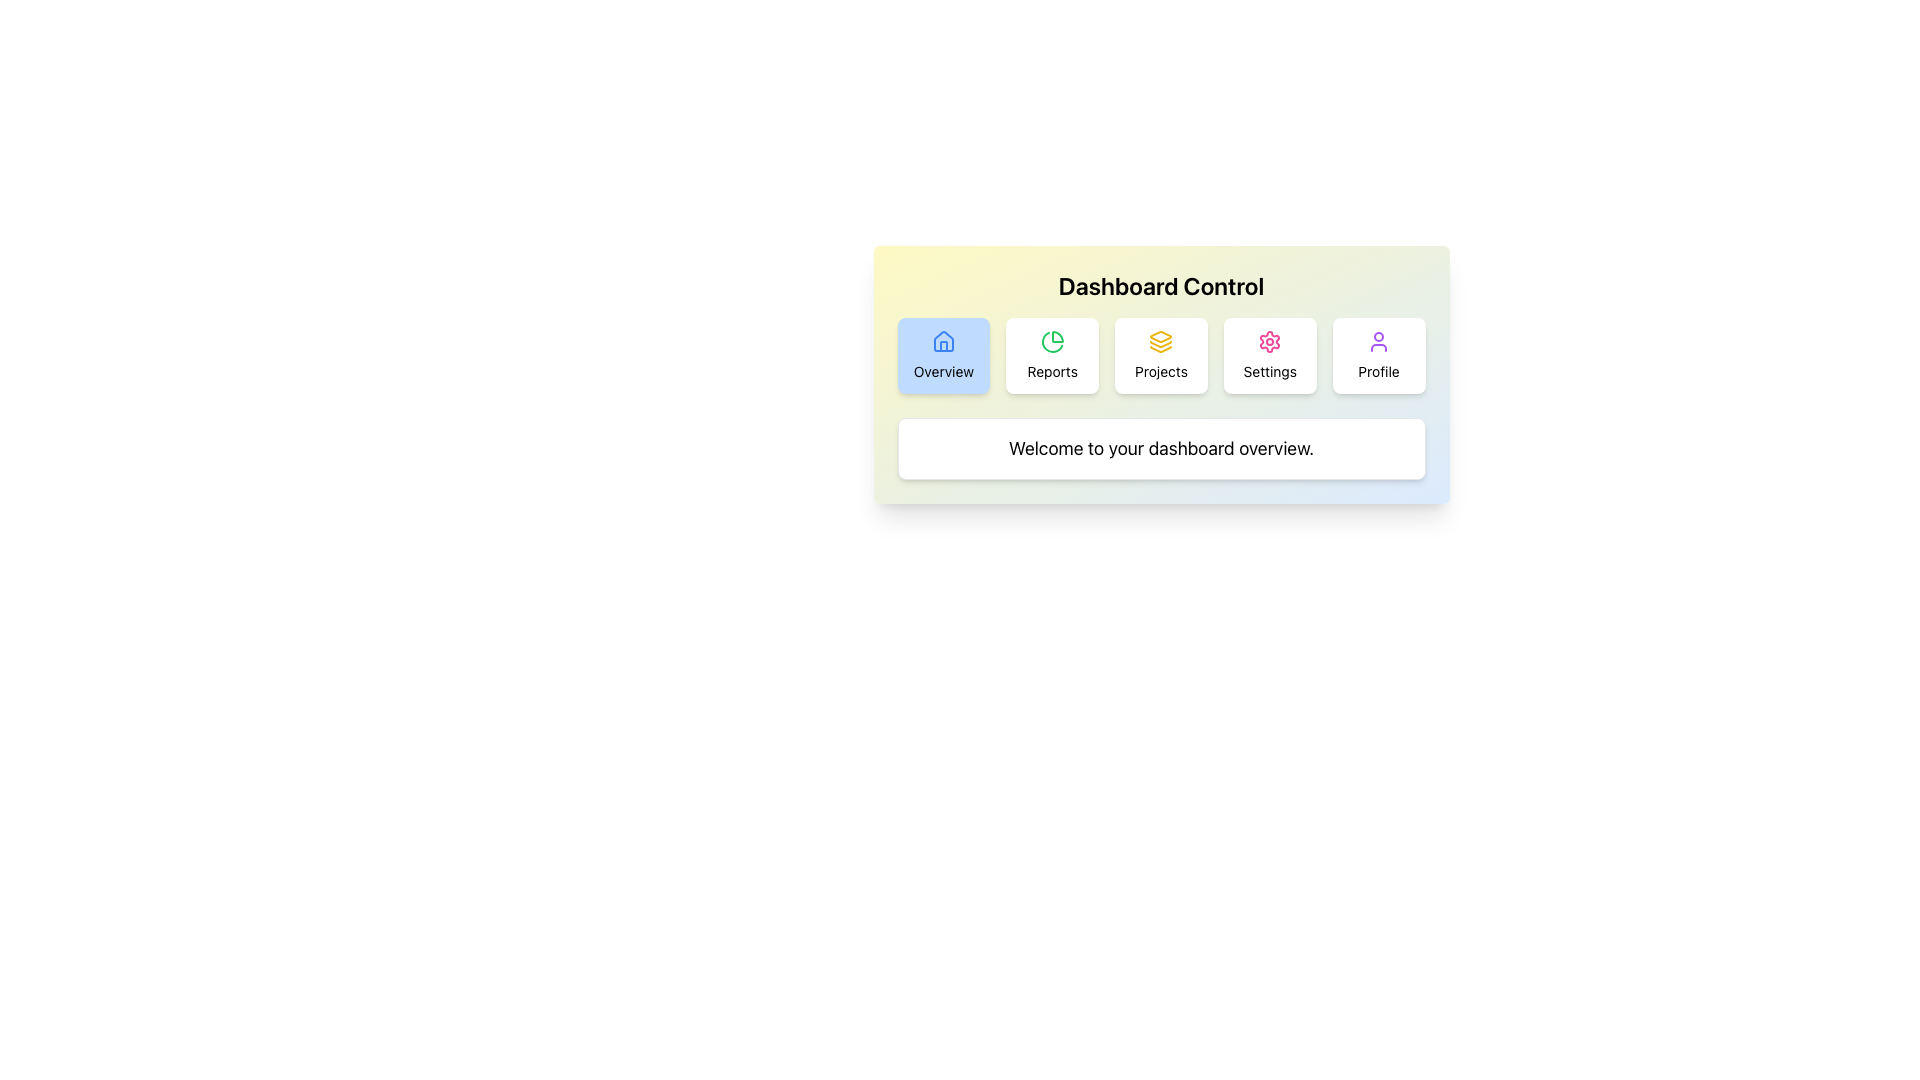 This screenshot has width=1920, height=1080. What do you see at coordinates (1051, 341) in the screenshot?
I see `the pie chart icon located in the 'Reports' section of the navigation bar for keyboard interaction` at bounding box center [1051, 341].